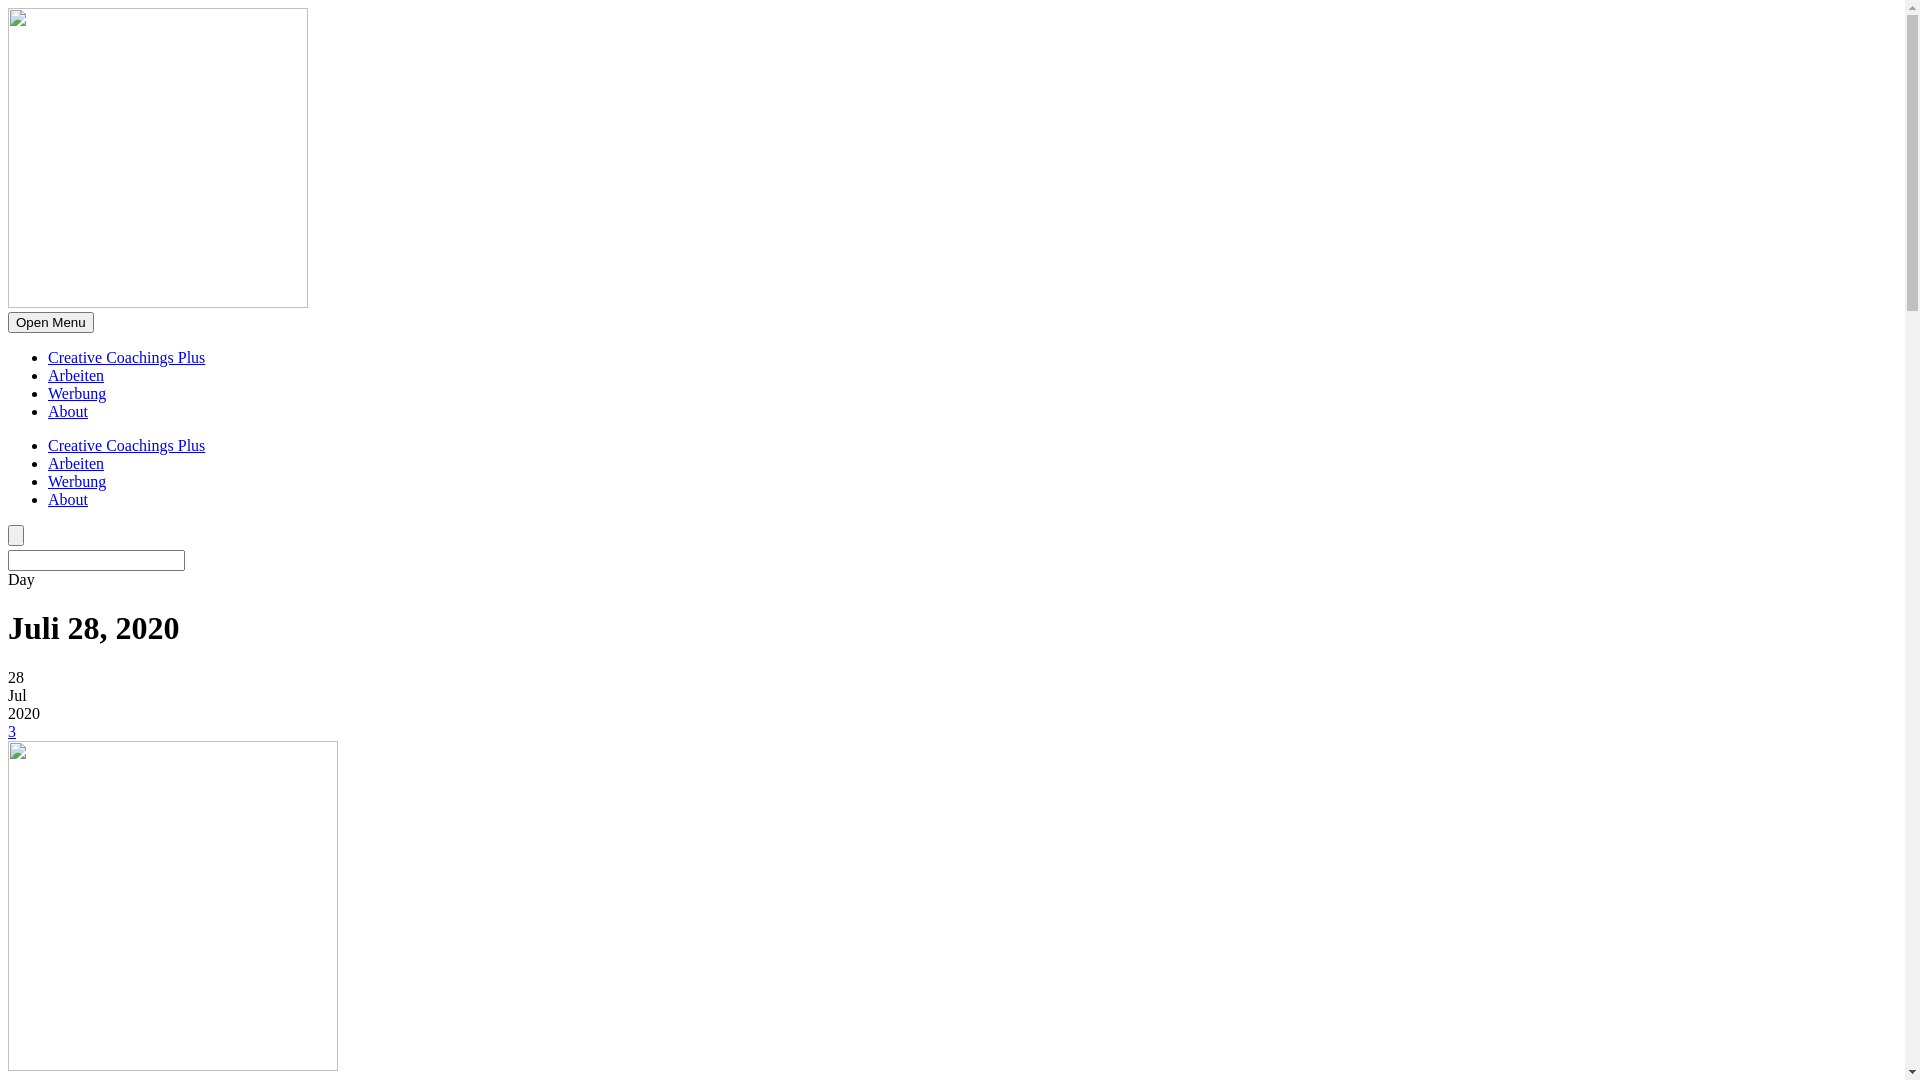 This screenshot has height=1080, width=1920. What do you see at coordinates (67, 498) in the screenshot?
I see `'About'` at bounding box center [67, 498].